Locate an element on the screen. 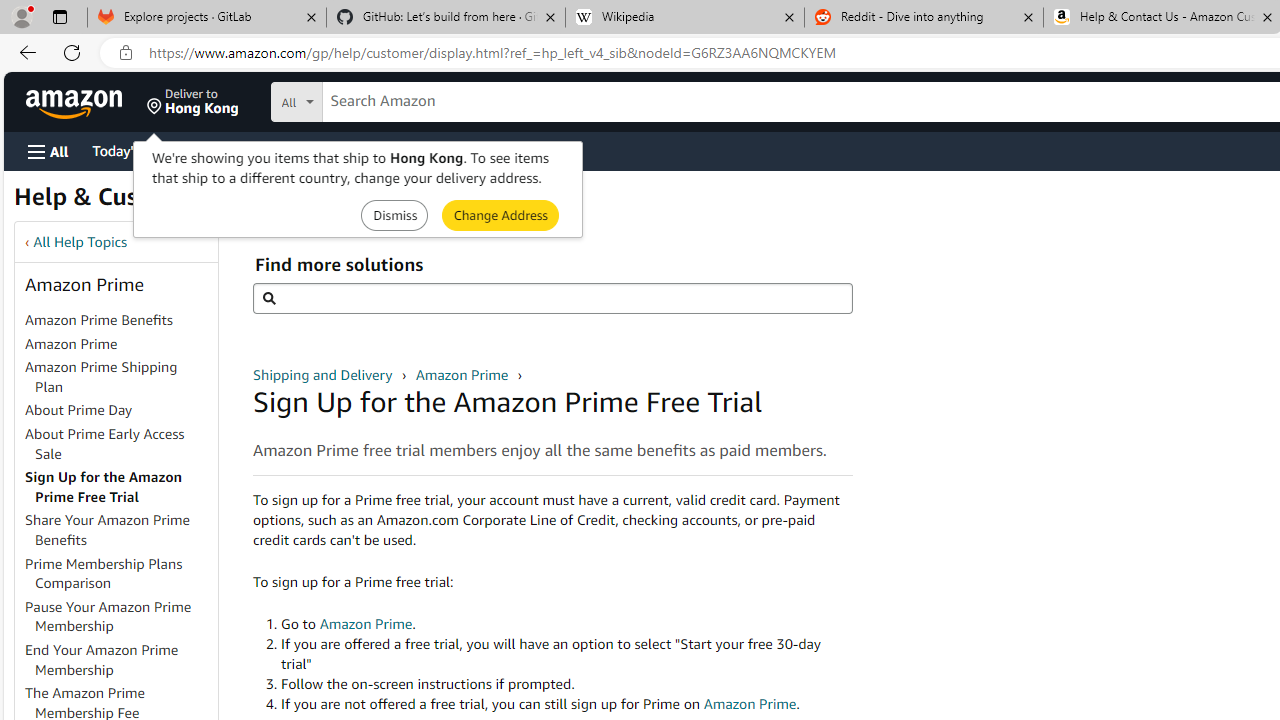 Image resolution: width=1280 pixels, height=720 pixels. 'About Prime Day' is located at coordinates (79, 409).